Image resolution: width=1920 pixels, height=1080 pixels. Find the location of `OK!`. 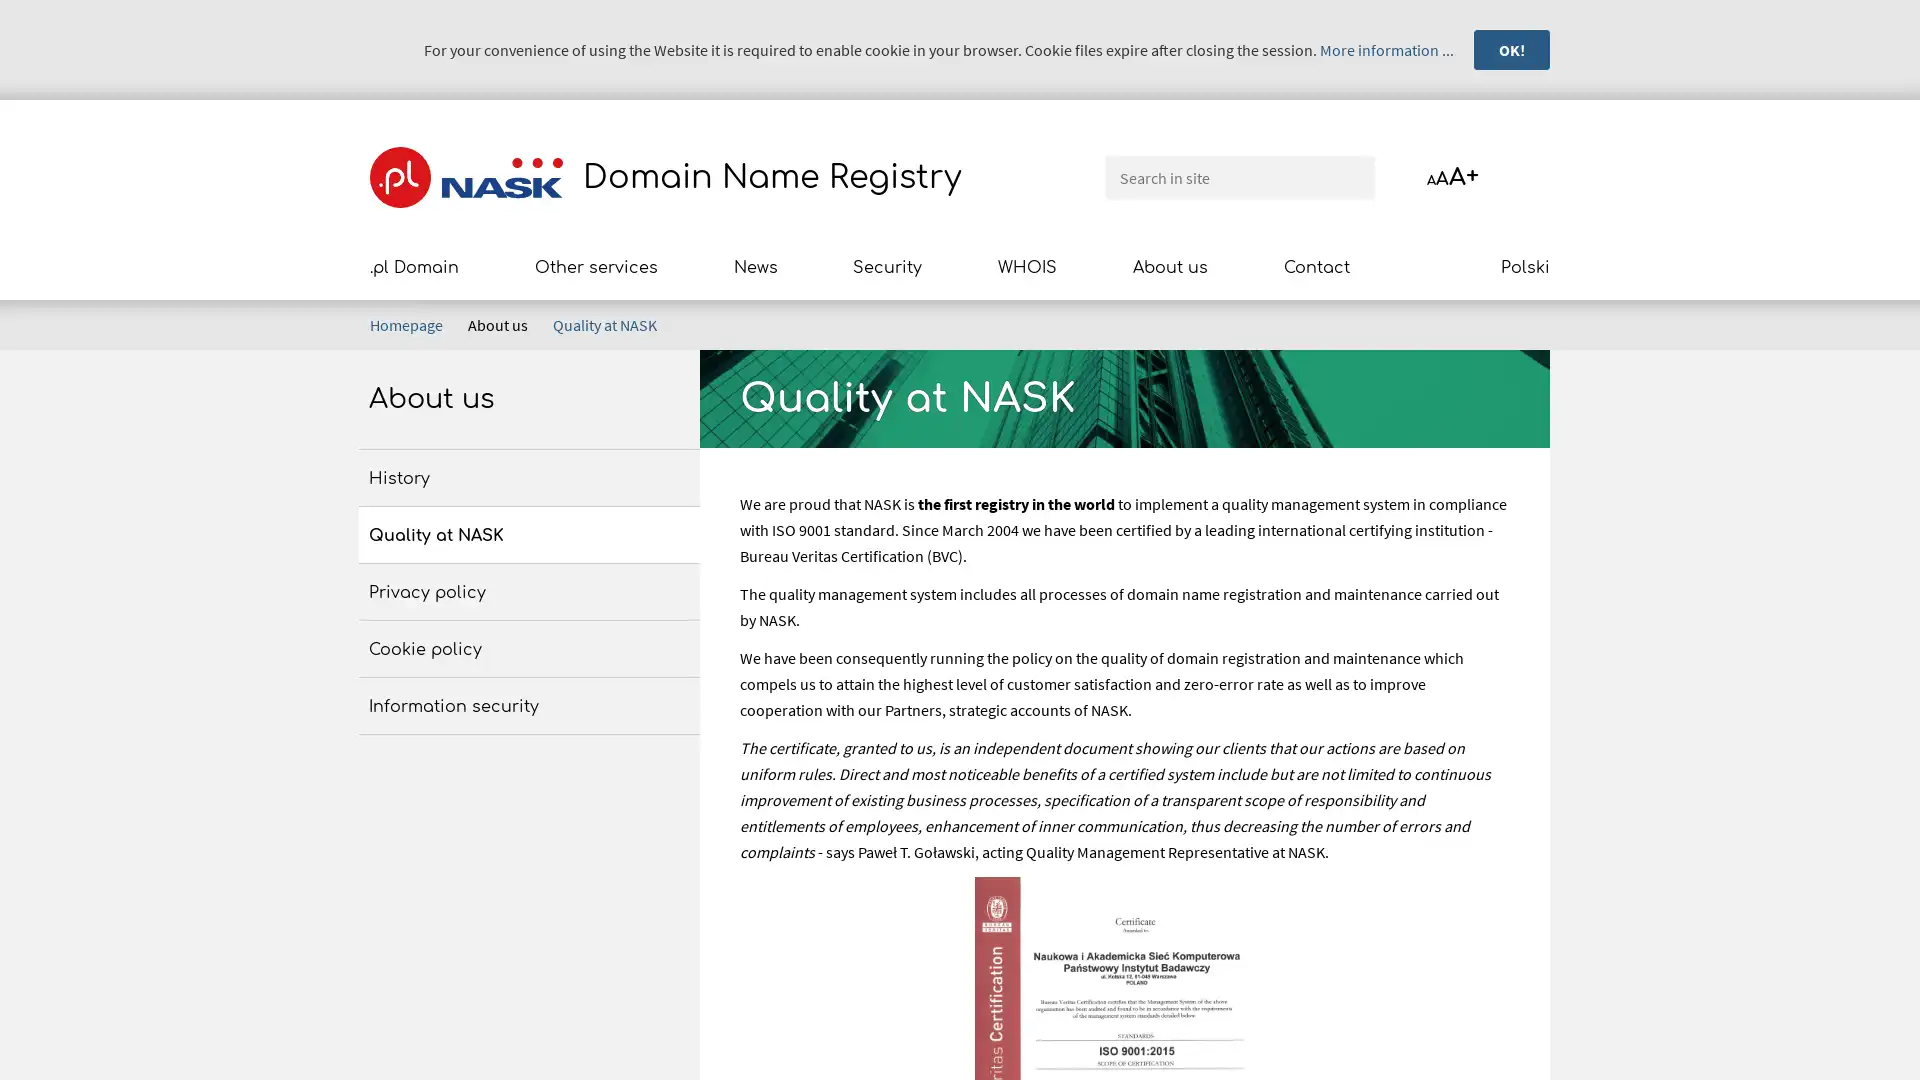

OK! is located at coordinates (1512, 49).